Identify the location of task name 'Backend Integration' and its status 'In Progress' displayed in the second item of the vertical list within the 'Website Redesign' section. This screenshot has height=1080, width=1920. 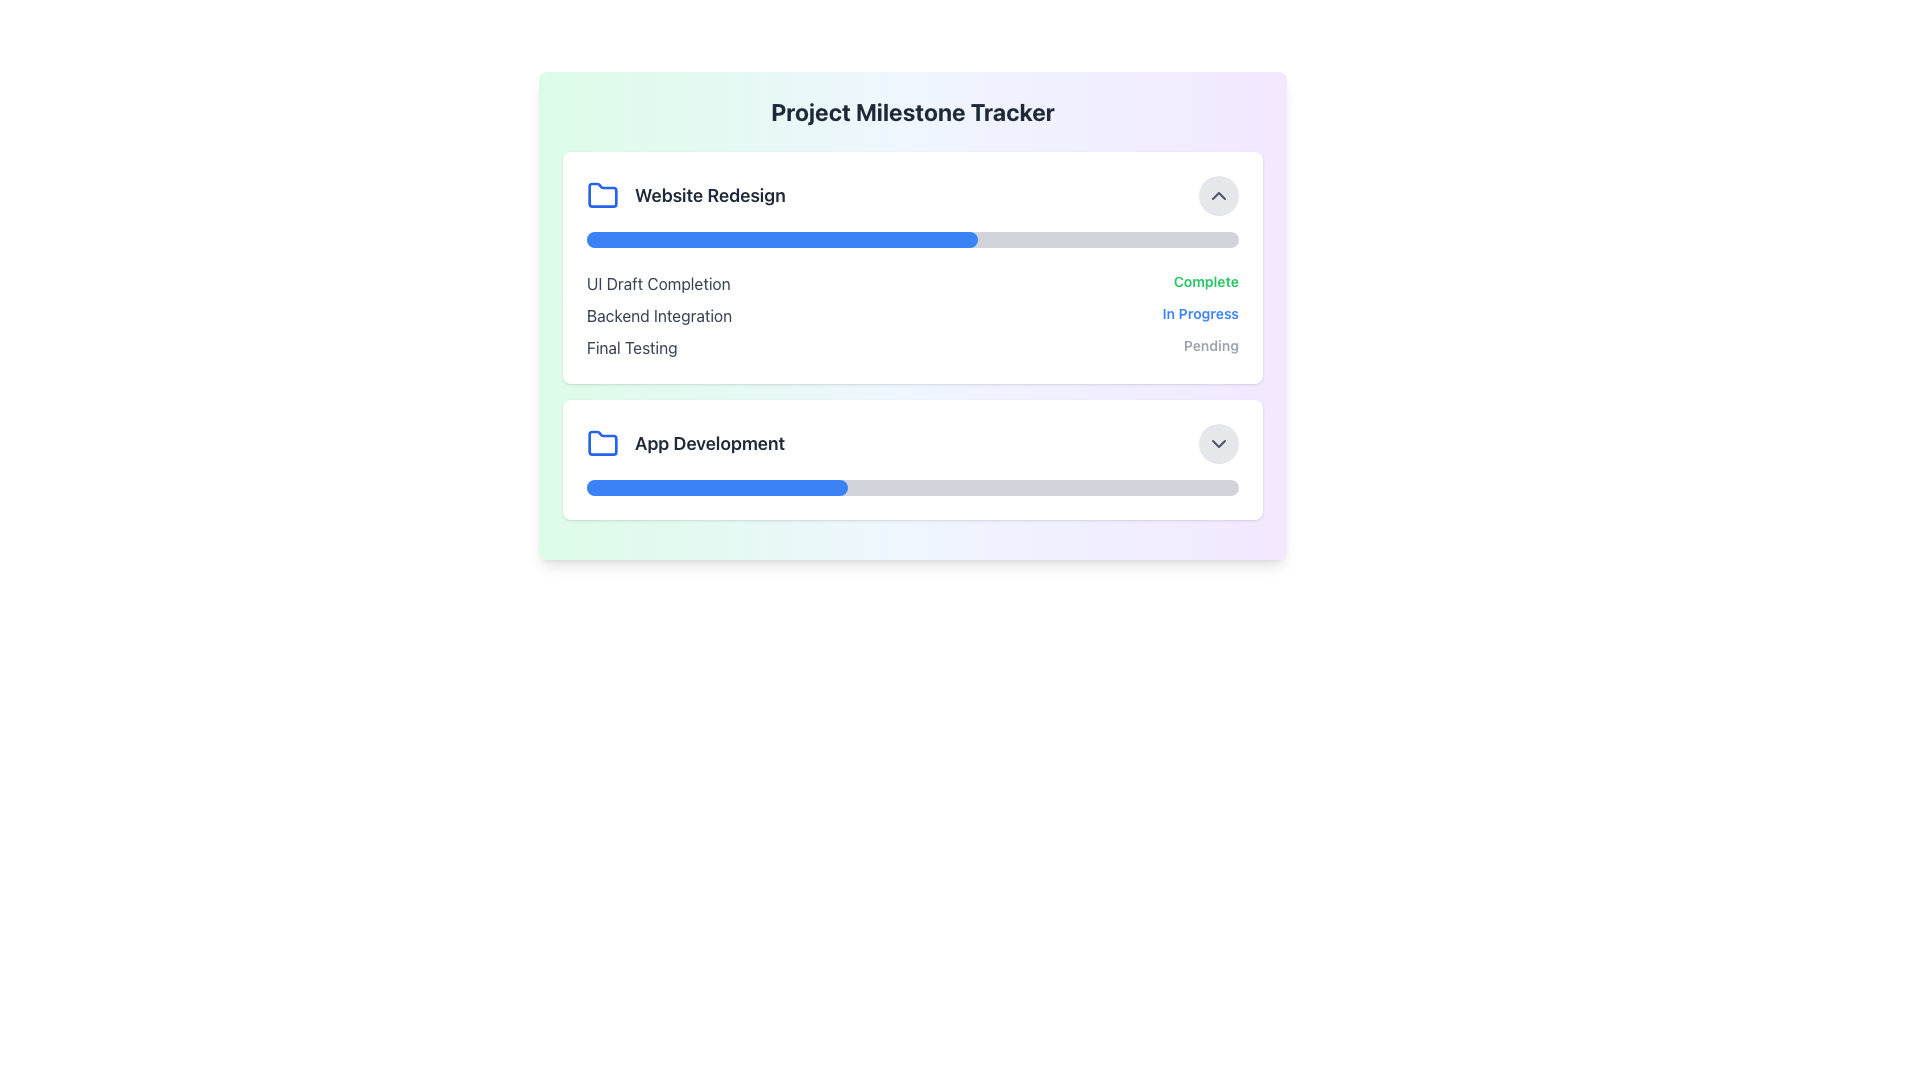
(911, 315).